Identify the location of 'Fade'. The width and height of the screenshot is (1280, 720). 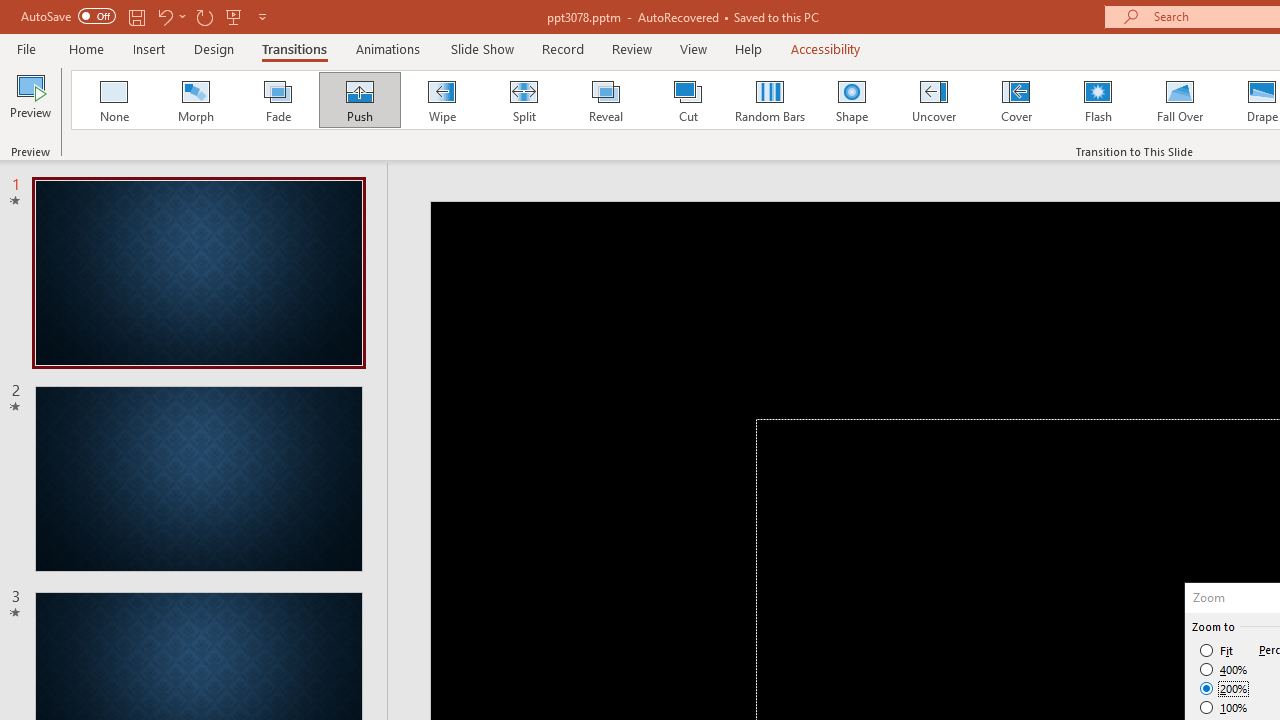
(276, 100).